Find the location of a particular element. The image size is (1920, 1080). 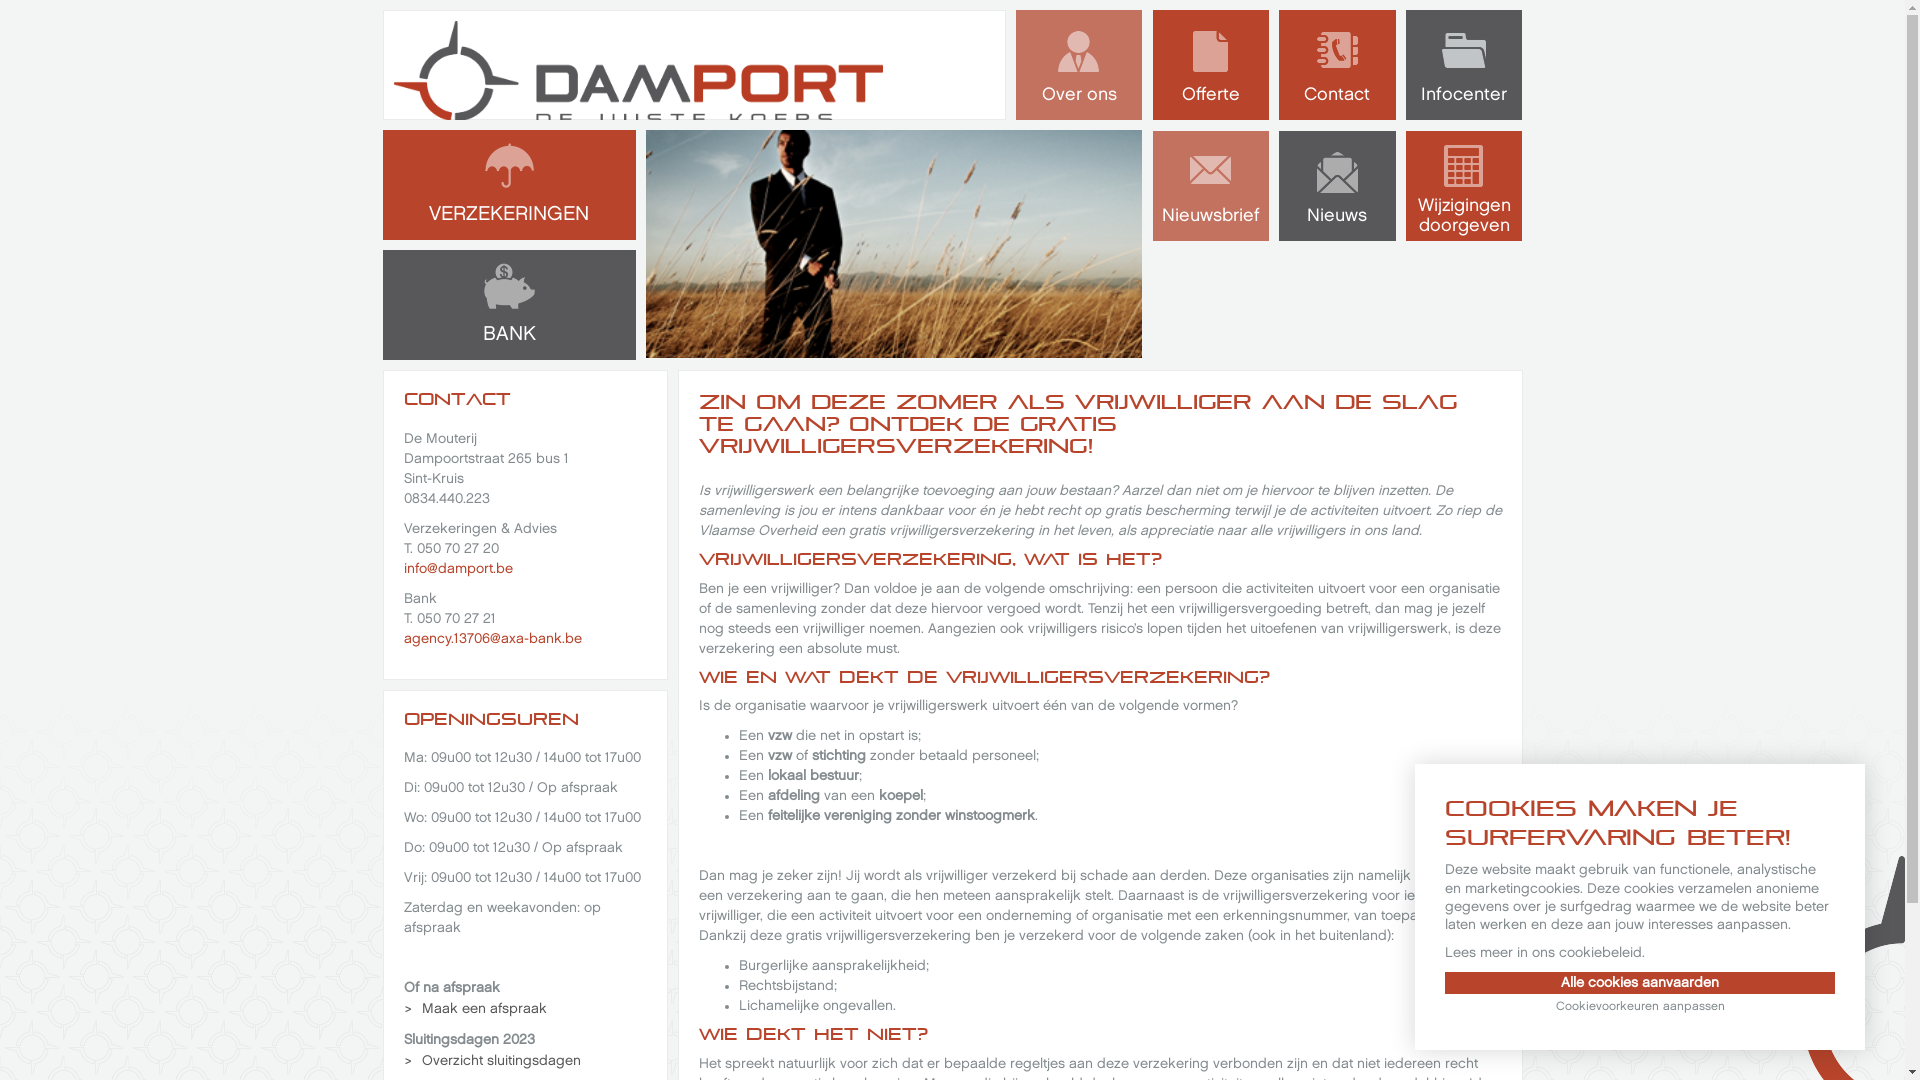

'Over ons' is located at coordinates (1078, 64).